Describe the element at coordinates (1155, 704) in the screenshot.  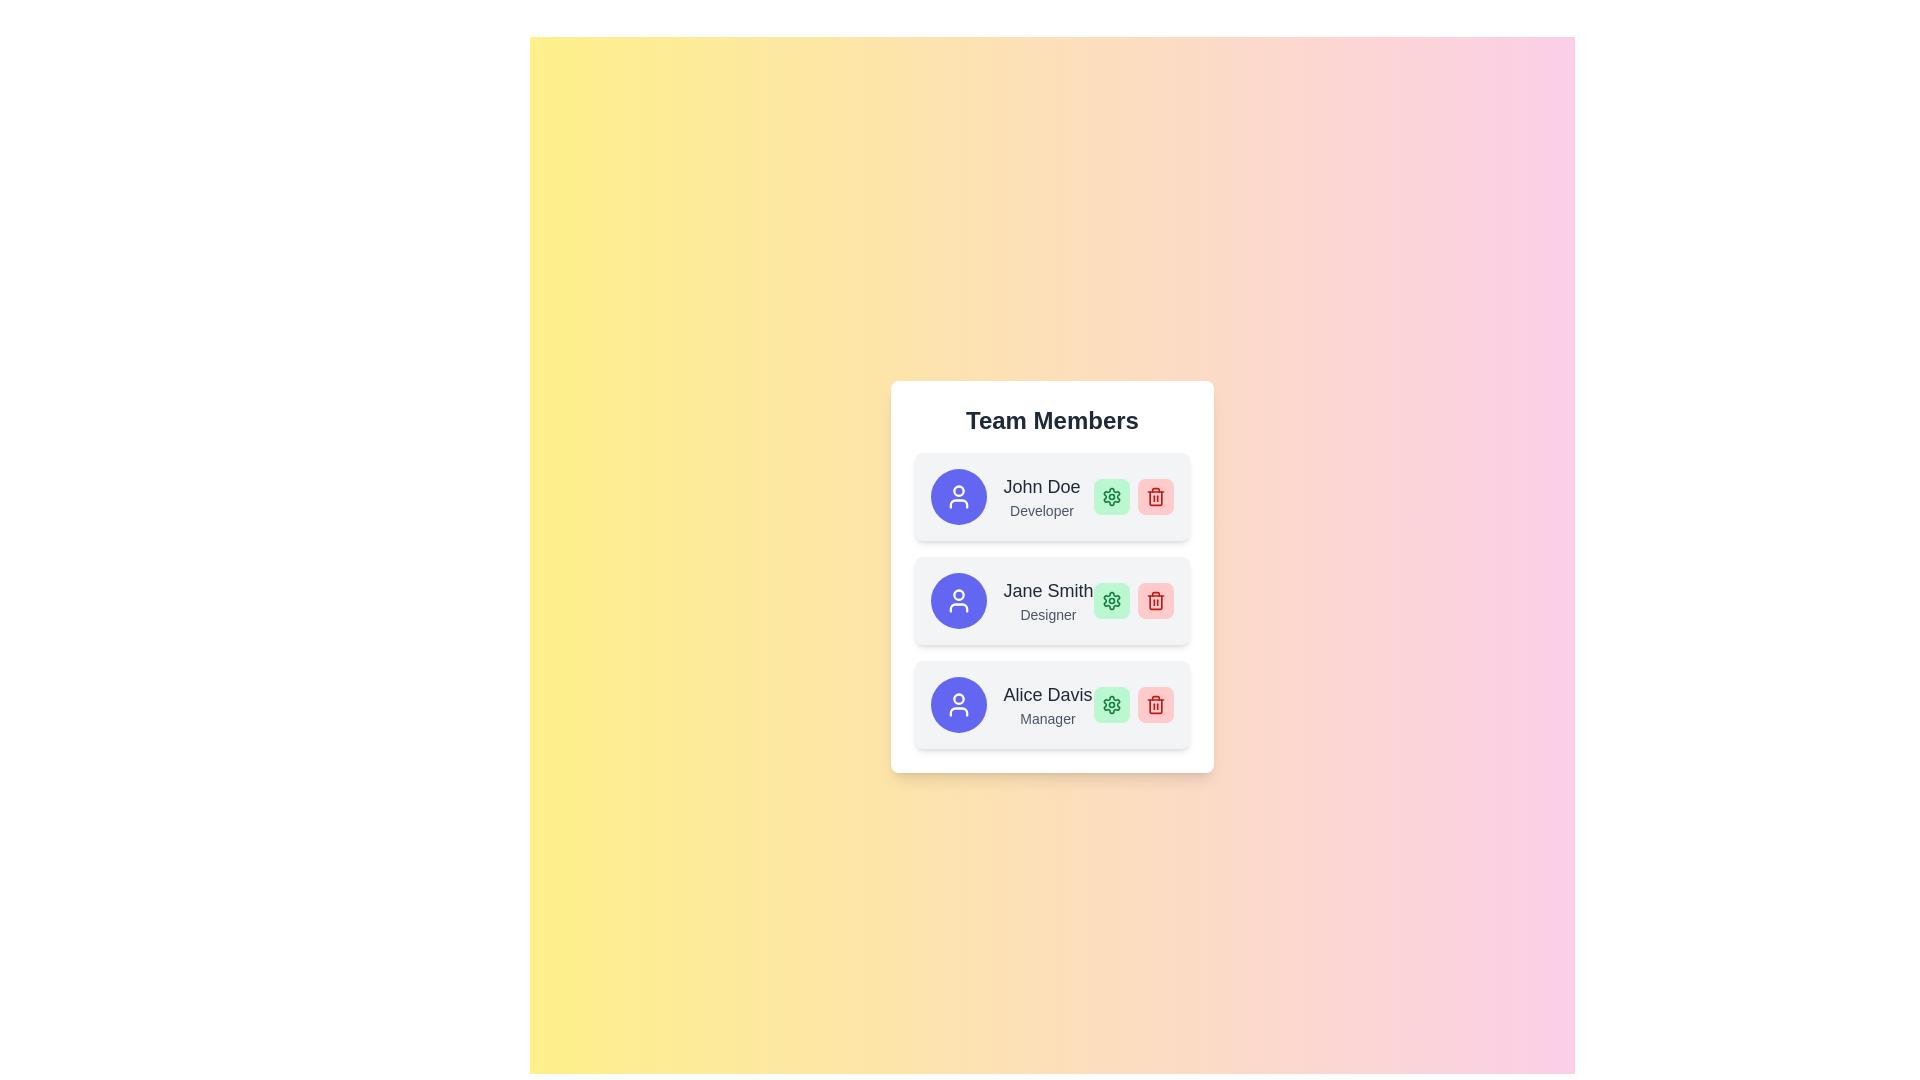
I see `the delete button with a trash bin icon located on the right side of the third row in the list of team members, adjacent to the green settings button` at that location.